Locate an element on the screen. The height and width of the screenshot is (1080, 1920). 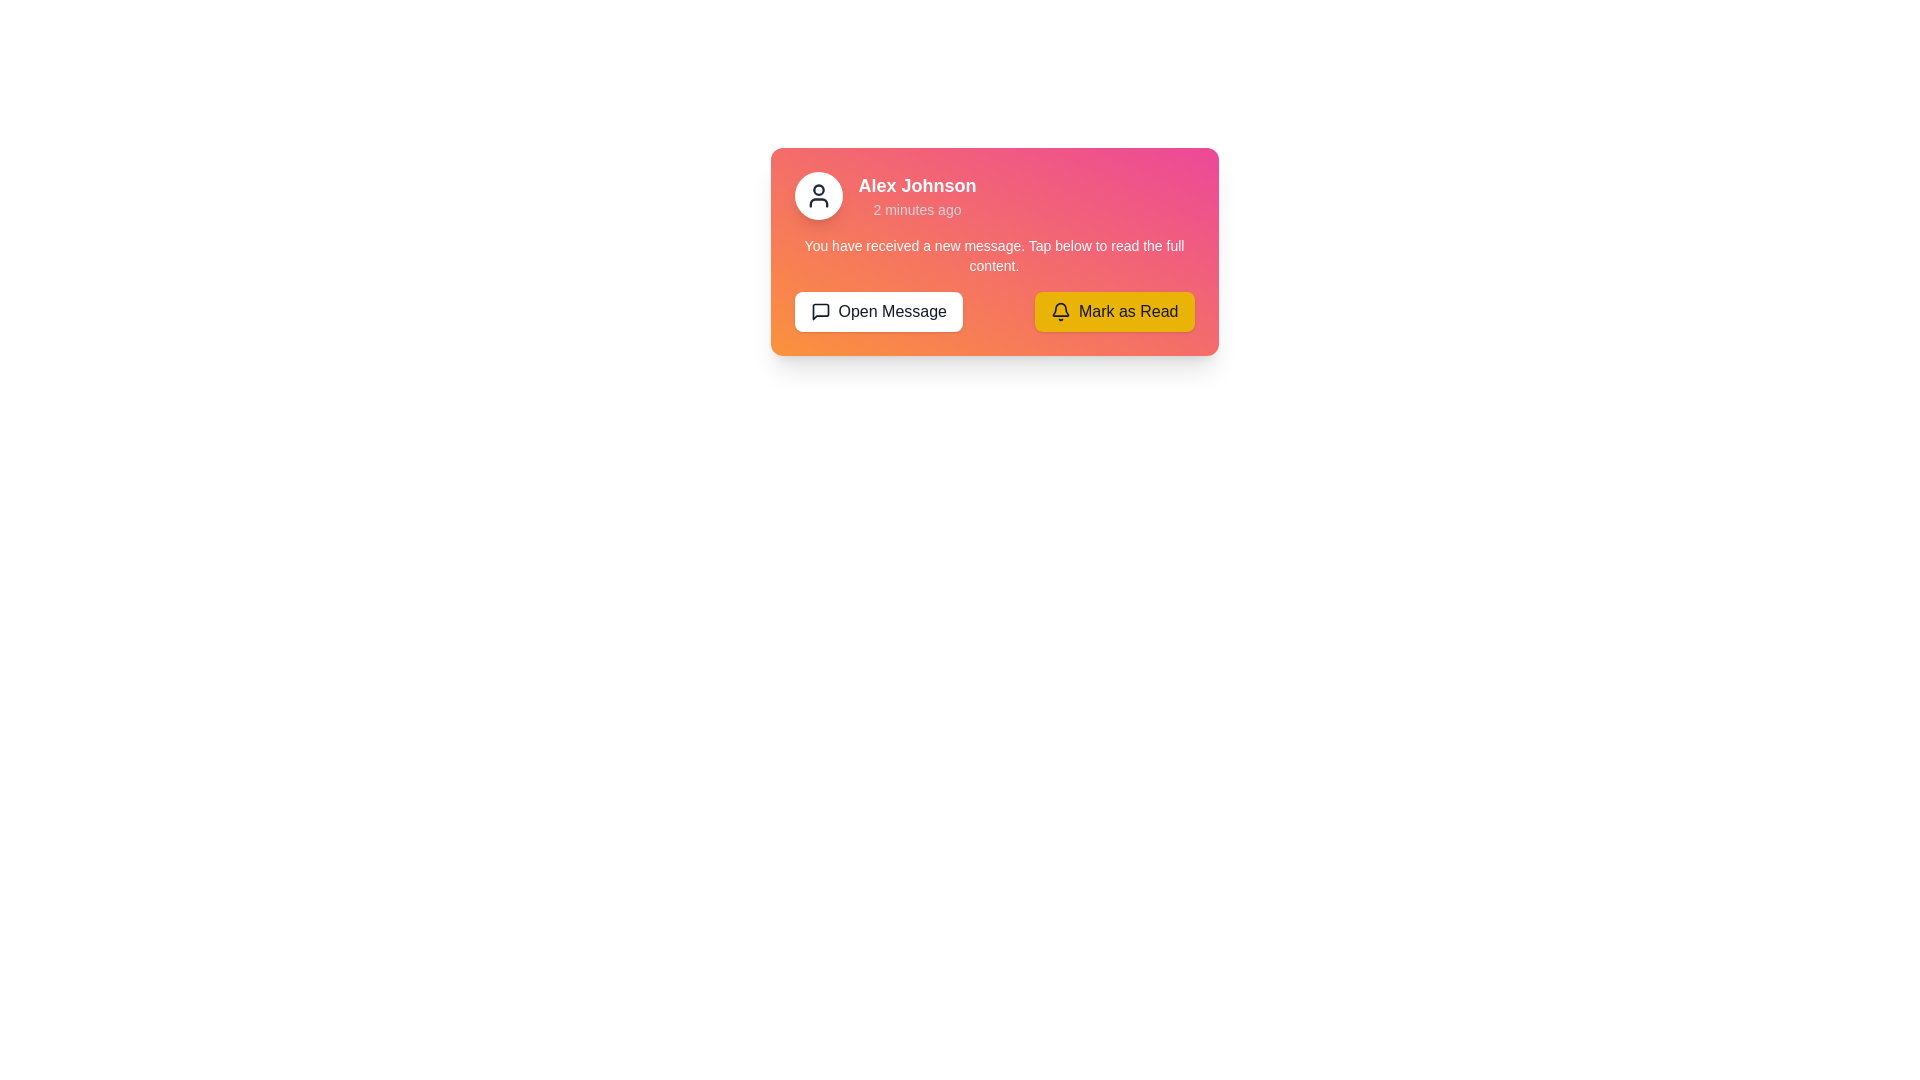
the textual label that displays 'Alex Johnson' with subtitle '2 minutes ago' in the notification card, which is aligned to the right of the circular avatar icon is located at coordinates (916, 196).